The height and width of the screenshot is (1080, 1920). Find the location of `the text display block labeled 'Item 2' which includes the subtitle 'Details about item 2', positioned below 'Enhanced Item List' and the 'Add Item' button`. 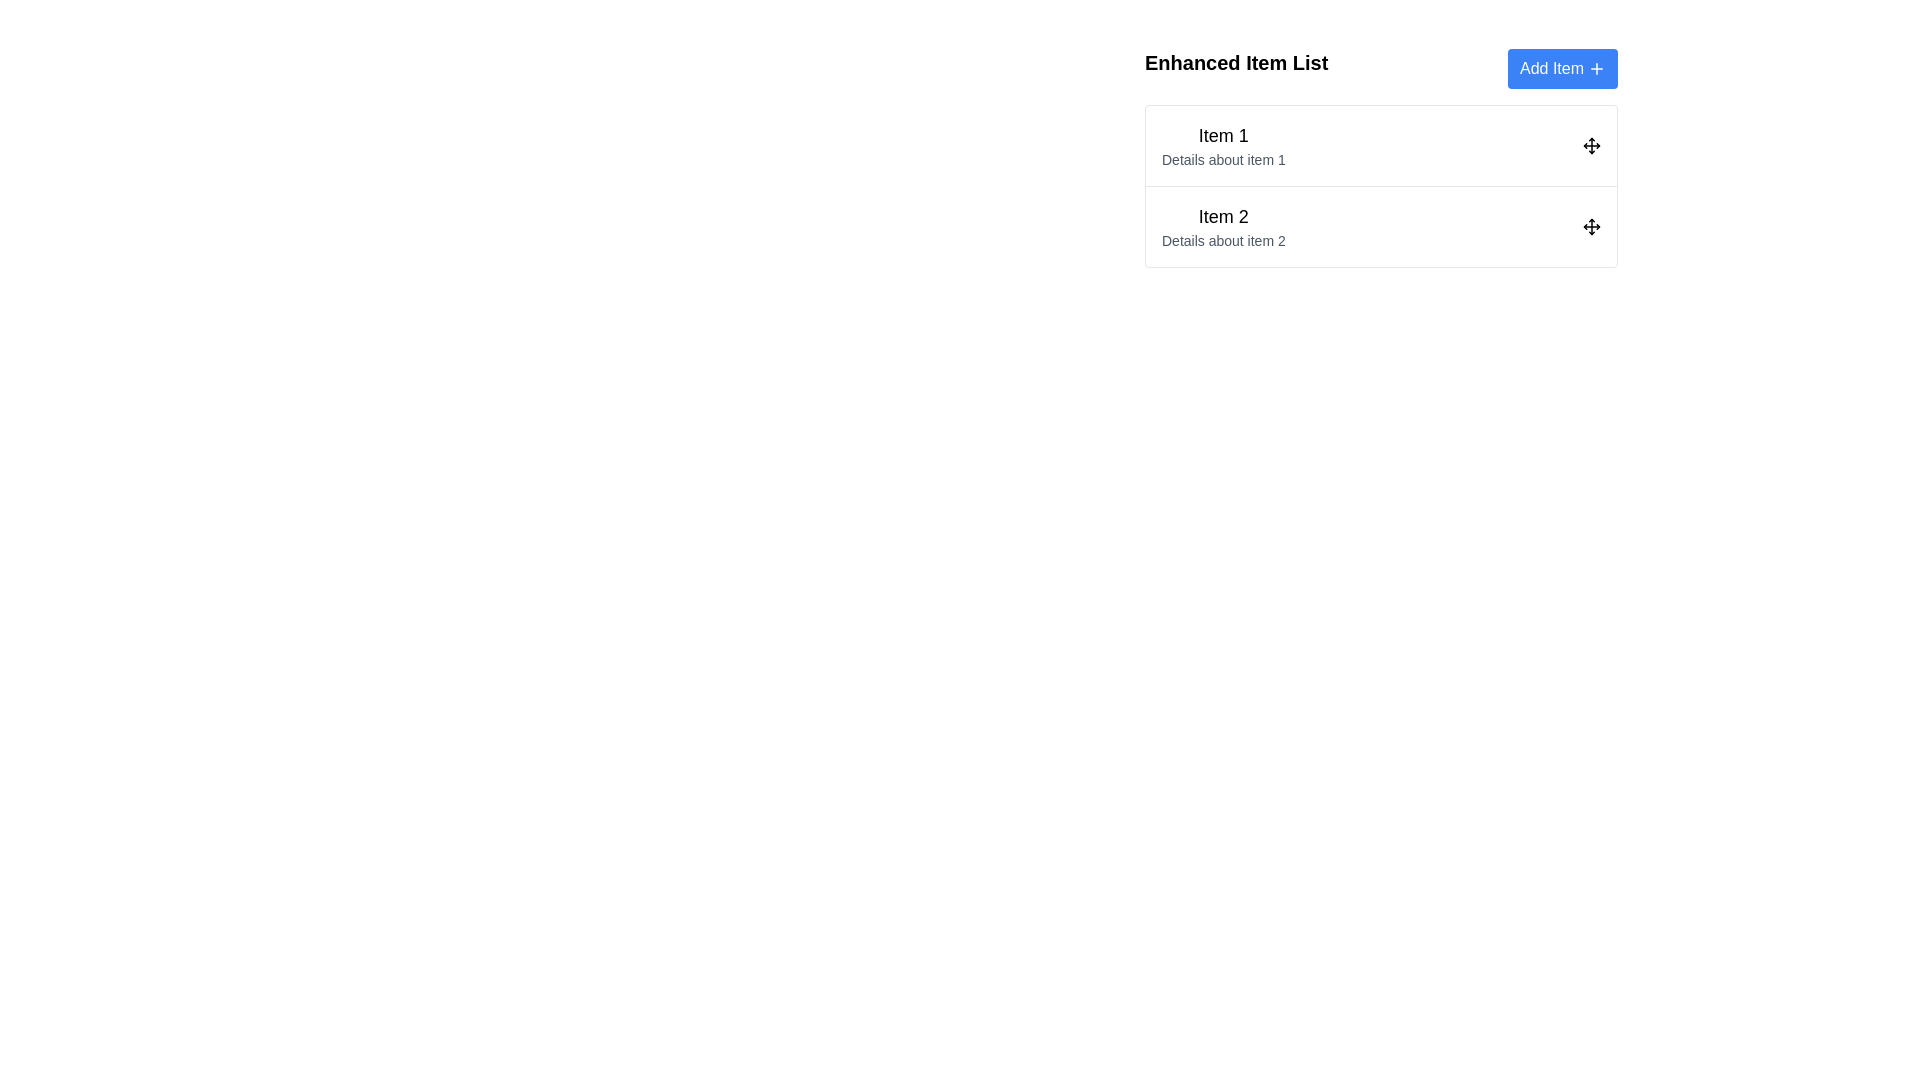

the text display block labeled 'Item 2' which includes the subtitle 'Details about item 2', positioned below 'Enhanced Item List' and the 'Add Item' button is located at coordinates (1222, 226).